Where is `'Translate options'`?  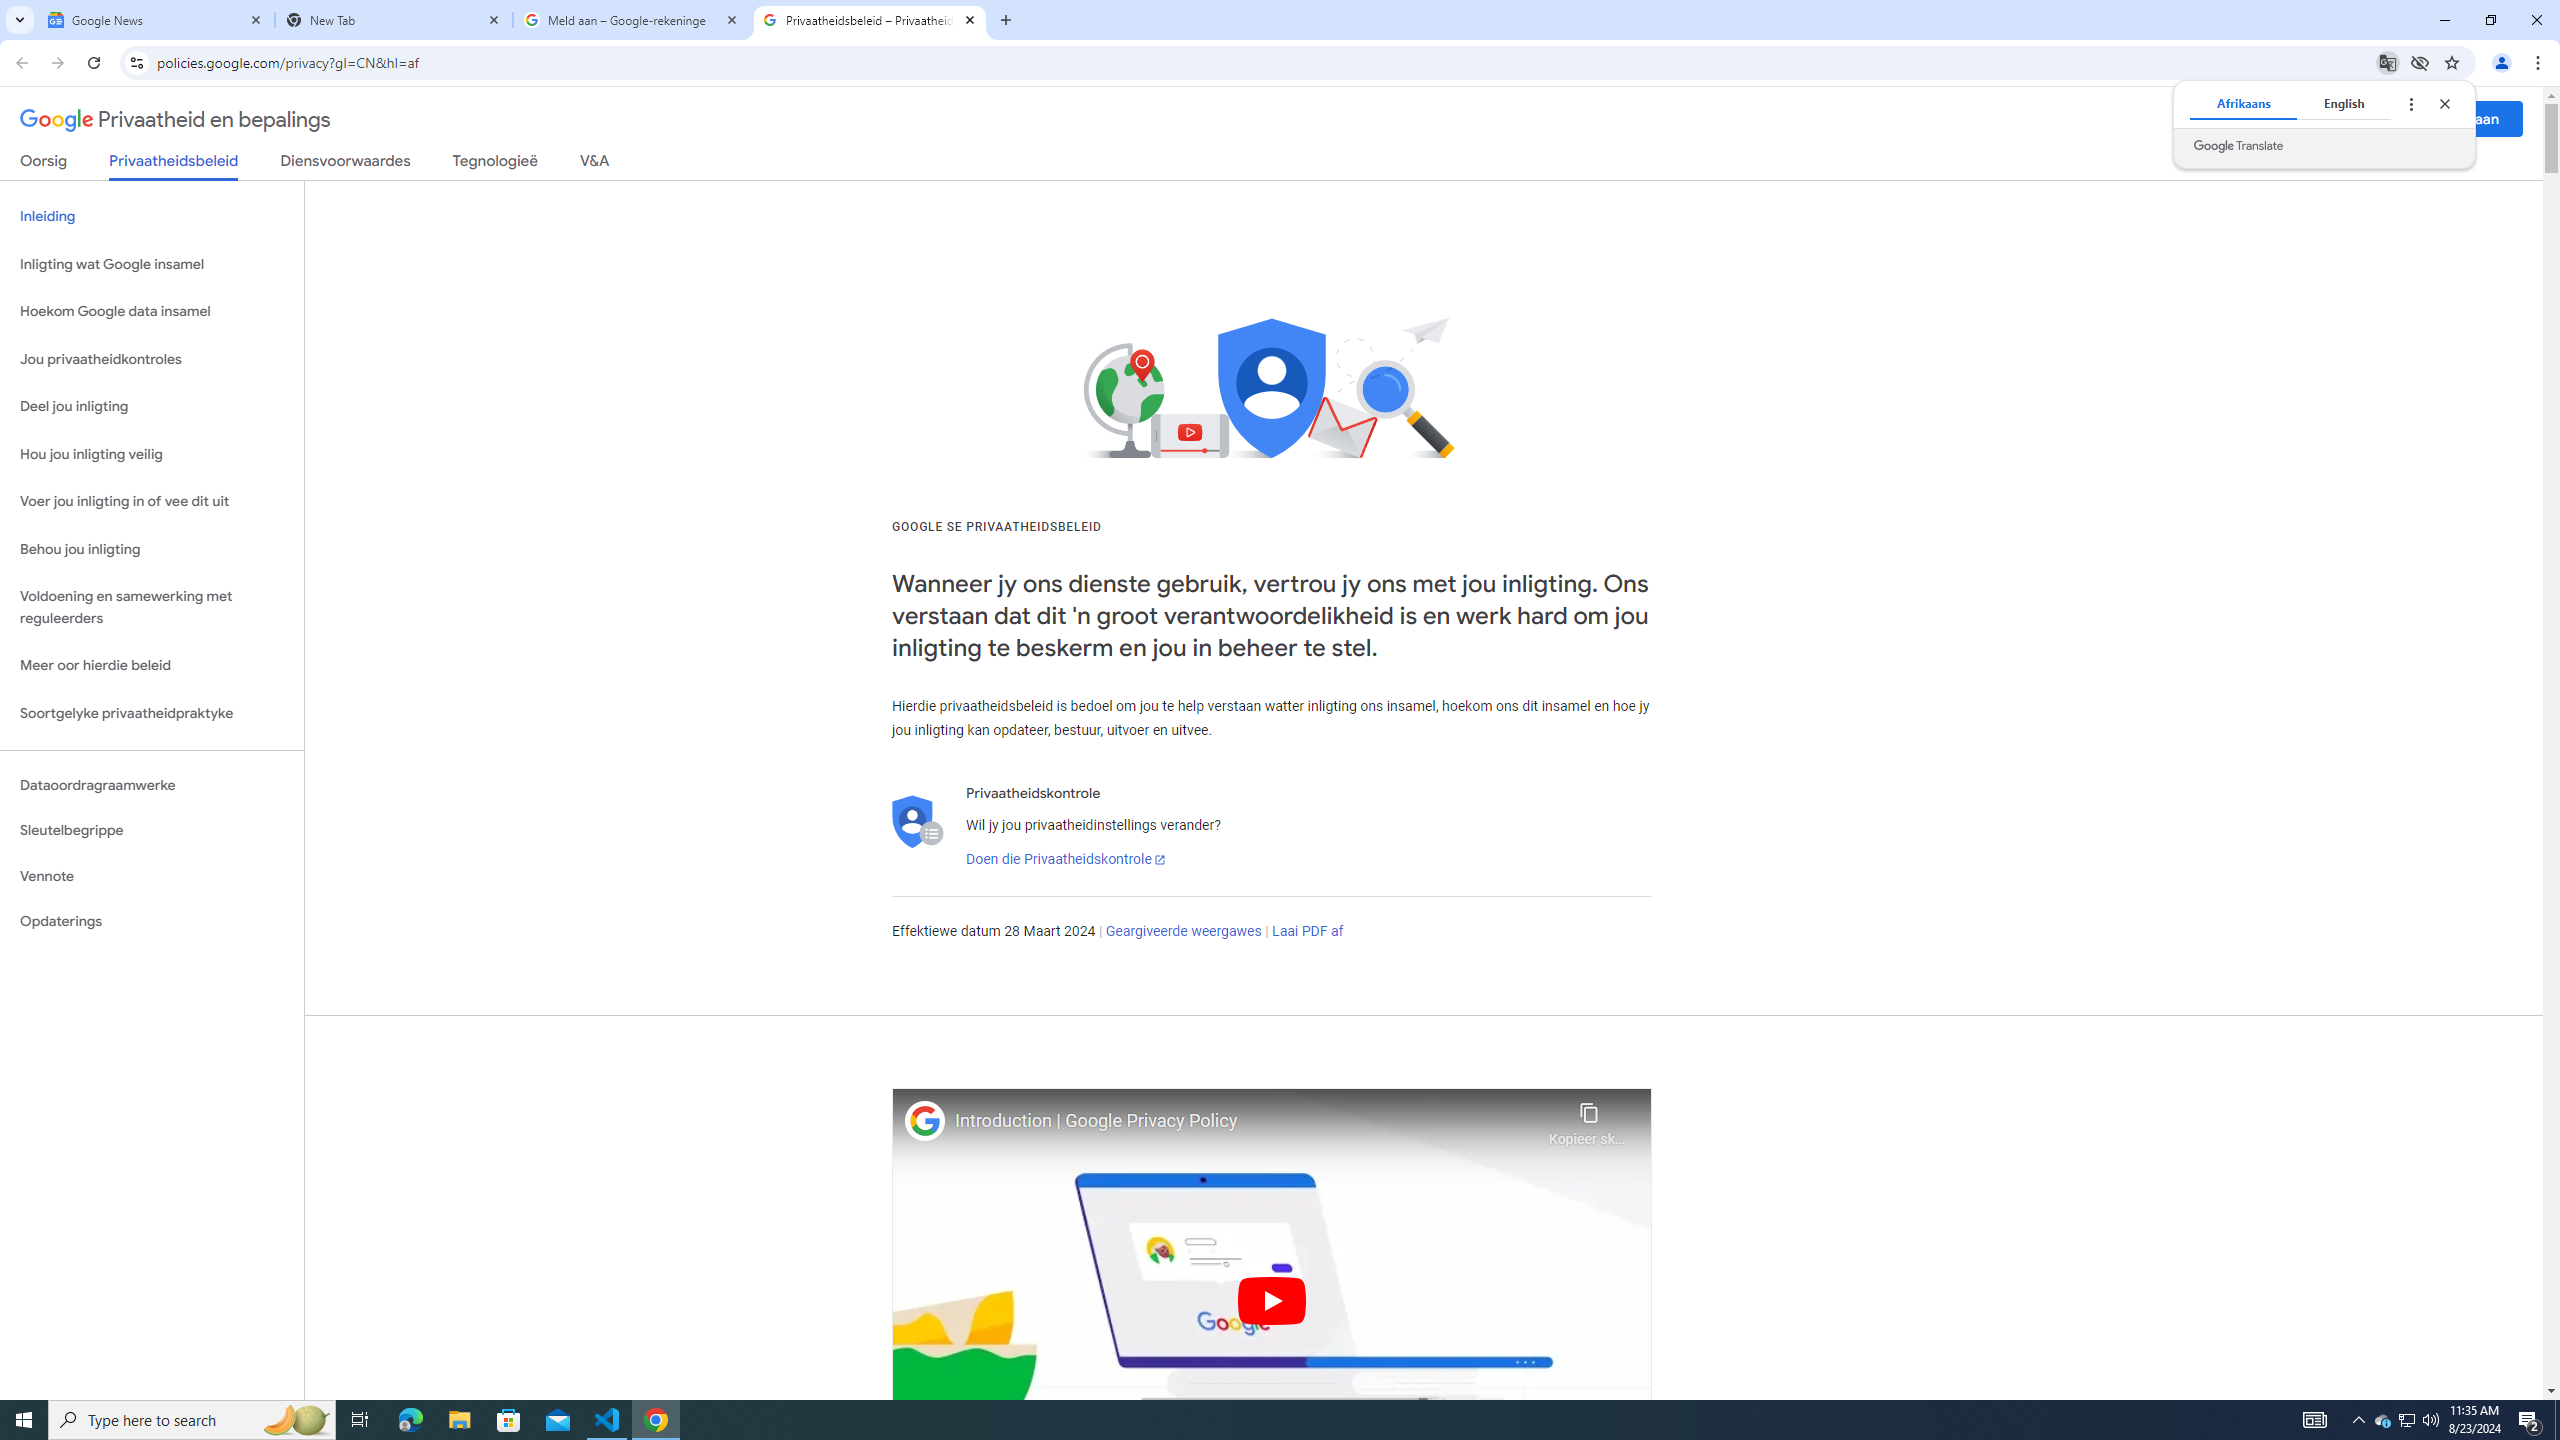 'Translate options' is located at coordinates (2409, 103).